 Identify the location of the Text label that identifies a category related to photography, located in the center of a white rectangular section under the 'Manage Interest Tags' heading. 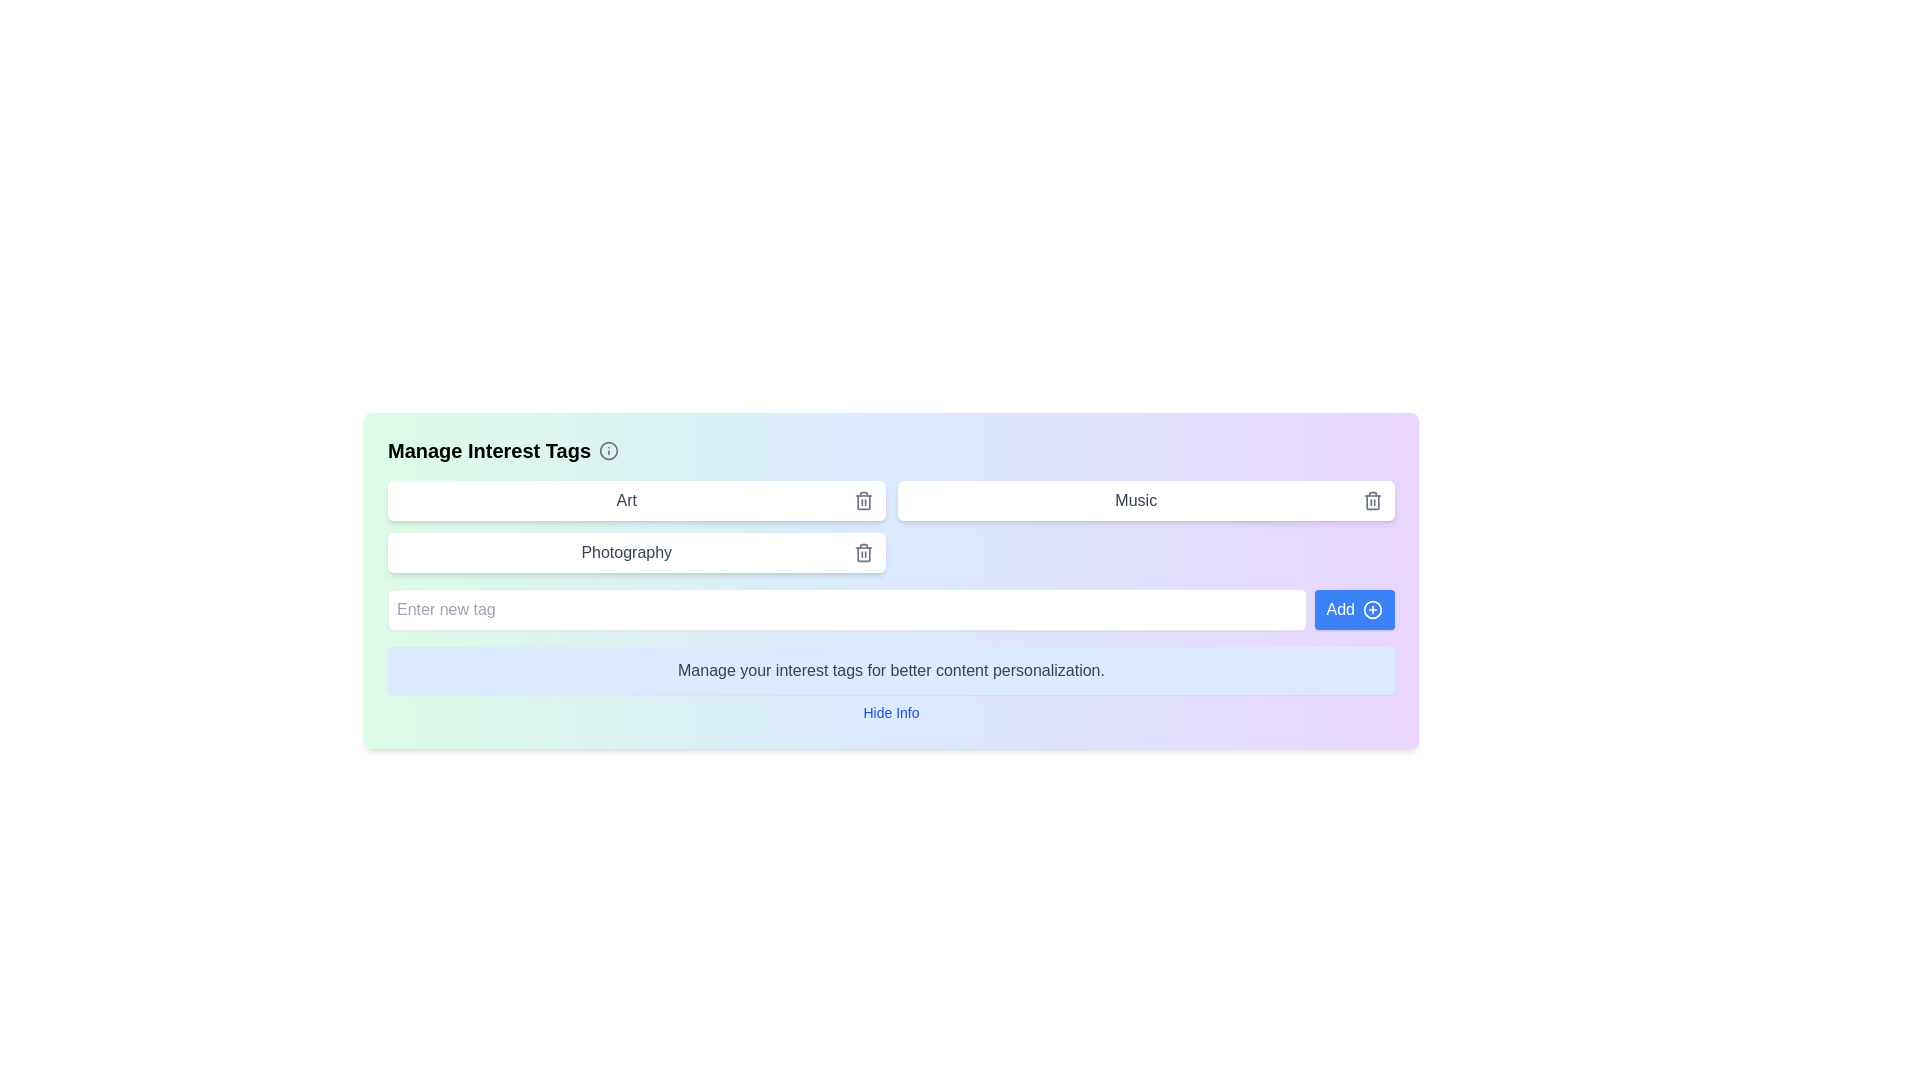
(625, 552).